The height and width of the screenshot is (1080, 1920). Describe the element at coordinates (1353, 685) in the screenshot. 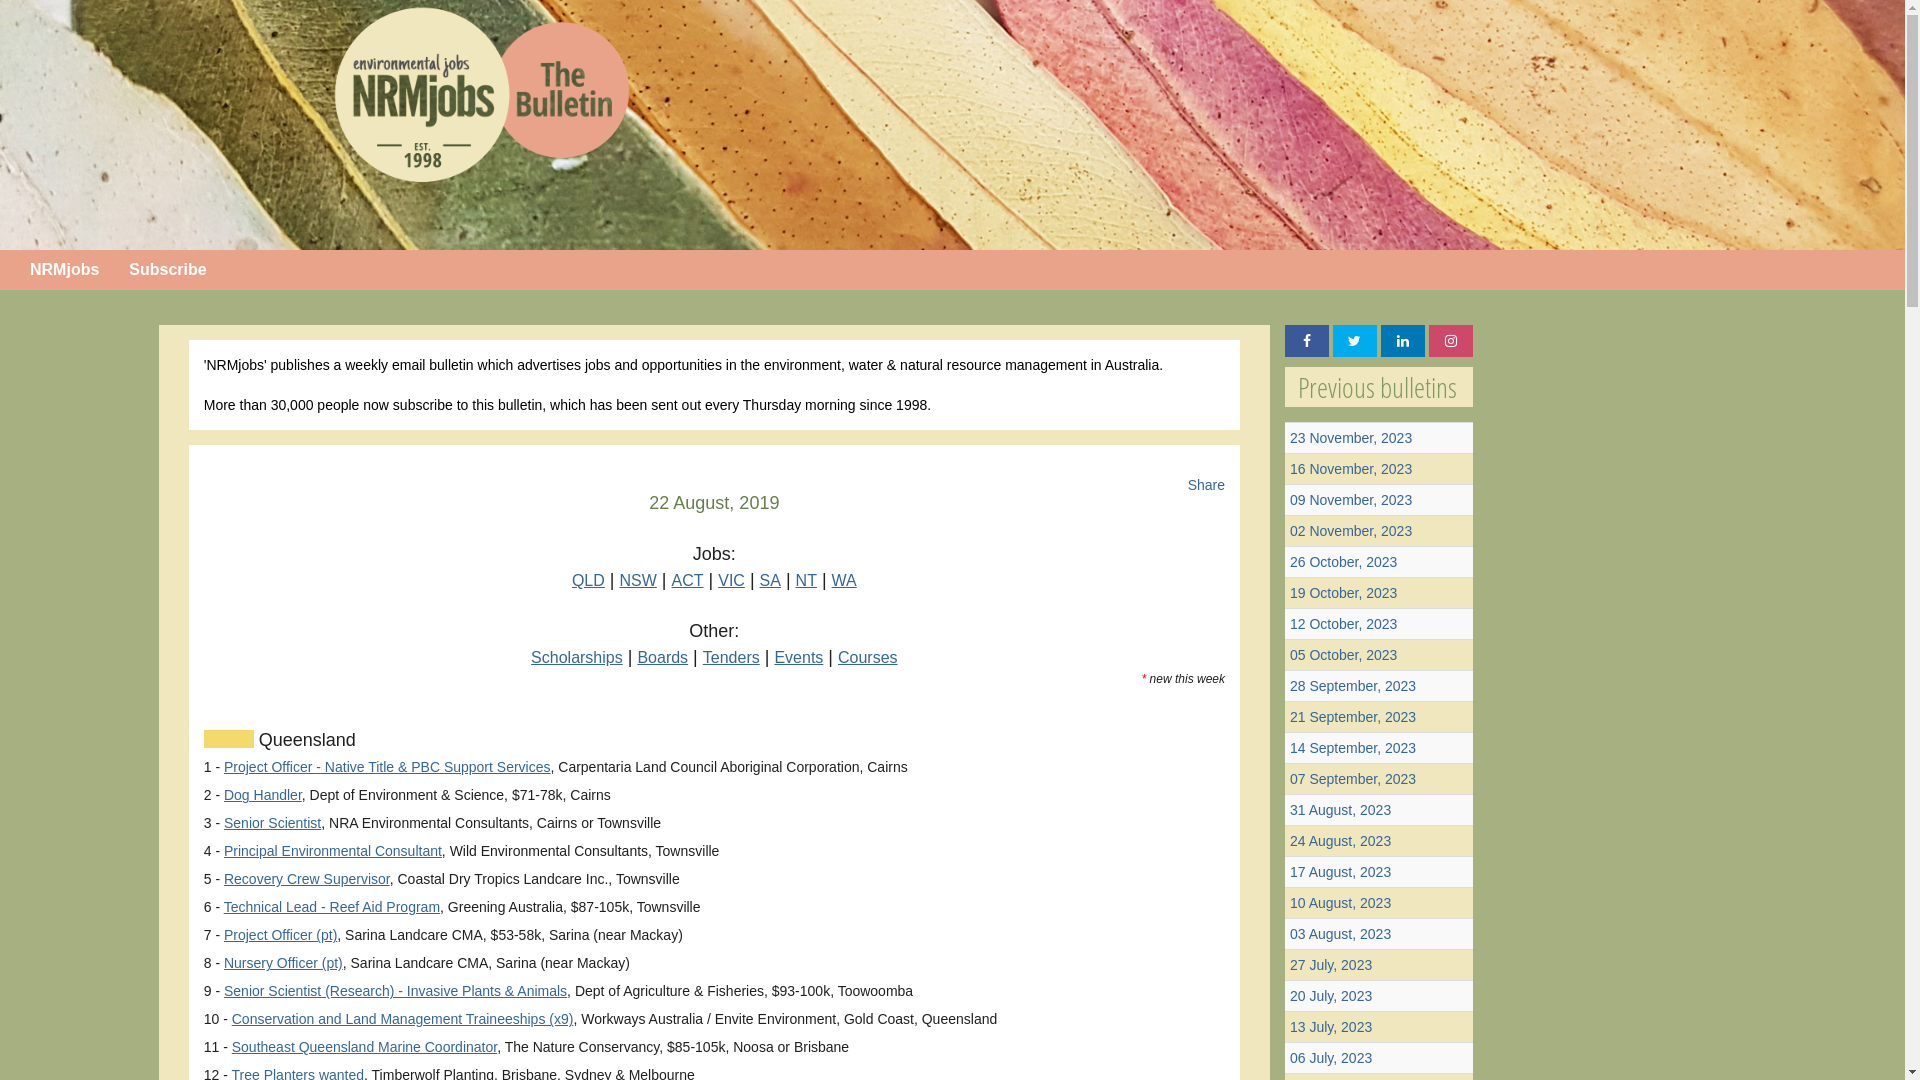

I see `'28 September, 2023'` at that location.